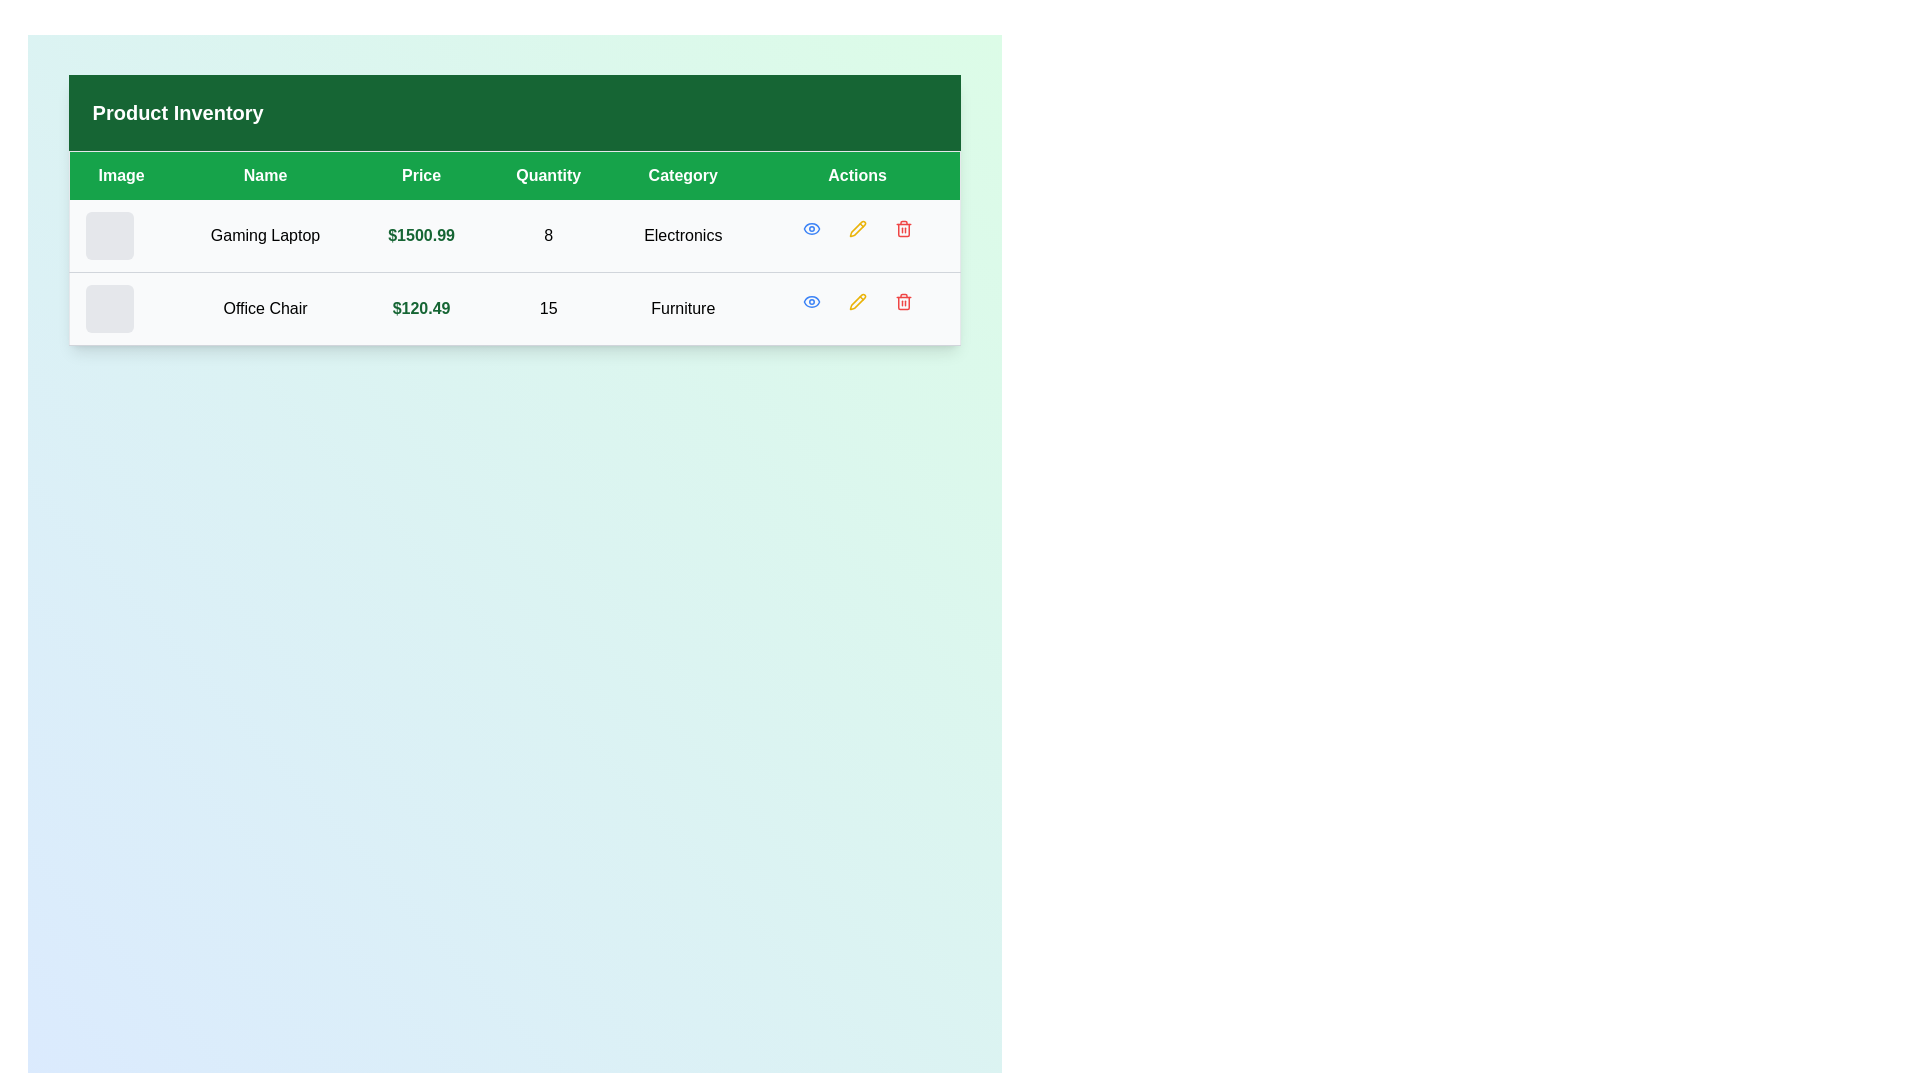 Image resolution: width=1920 pixels, height=1080 pixels. What do you see at coordinates (514, 308) in the screenshot?
I see `the second row of the inventory table that represents the product 'Office Chair', located below the row for 'Gaming Laptop'` at bounding box center [514, 308].